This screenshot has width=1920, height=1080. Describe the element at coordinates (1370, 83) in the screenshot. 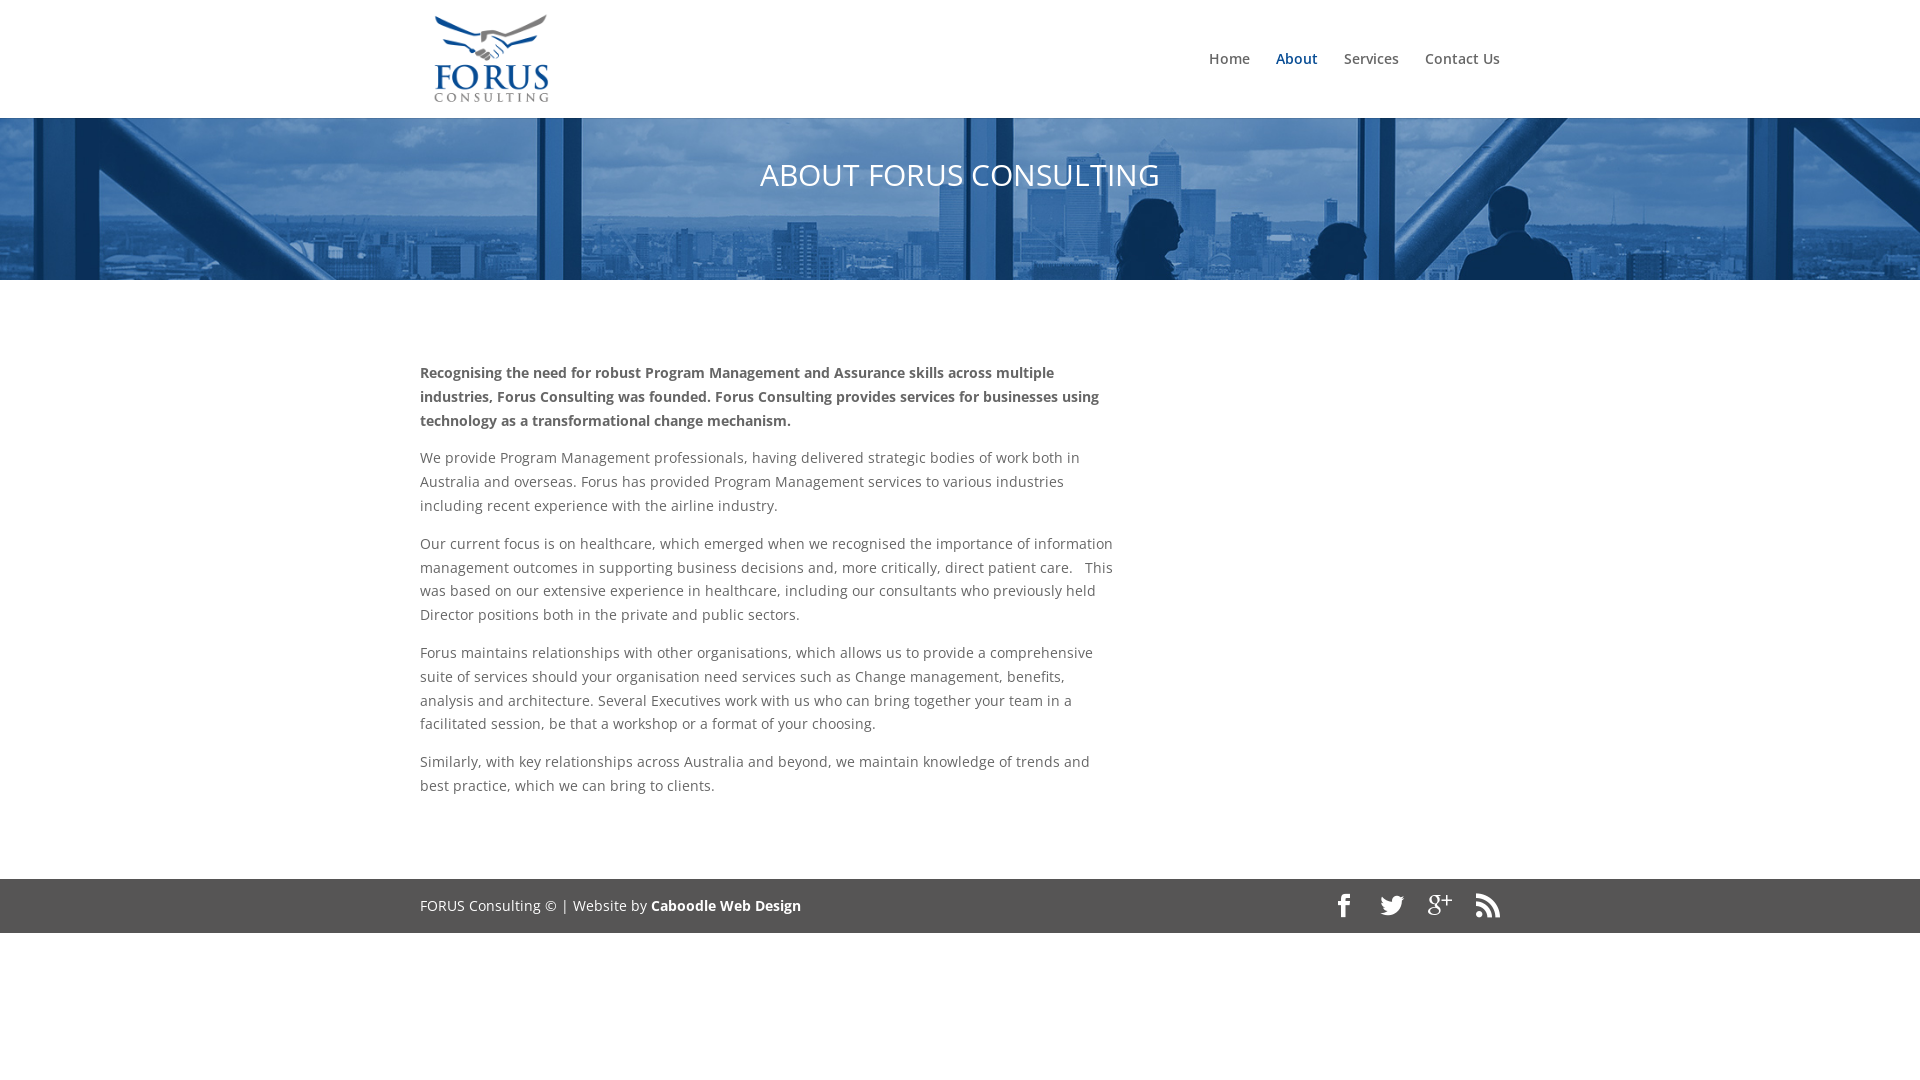

I see `'Services'` at that location.